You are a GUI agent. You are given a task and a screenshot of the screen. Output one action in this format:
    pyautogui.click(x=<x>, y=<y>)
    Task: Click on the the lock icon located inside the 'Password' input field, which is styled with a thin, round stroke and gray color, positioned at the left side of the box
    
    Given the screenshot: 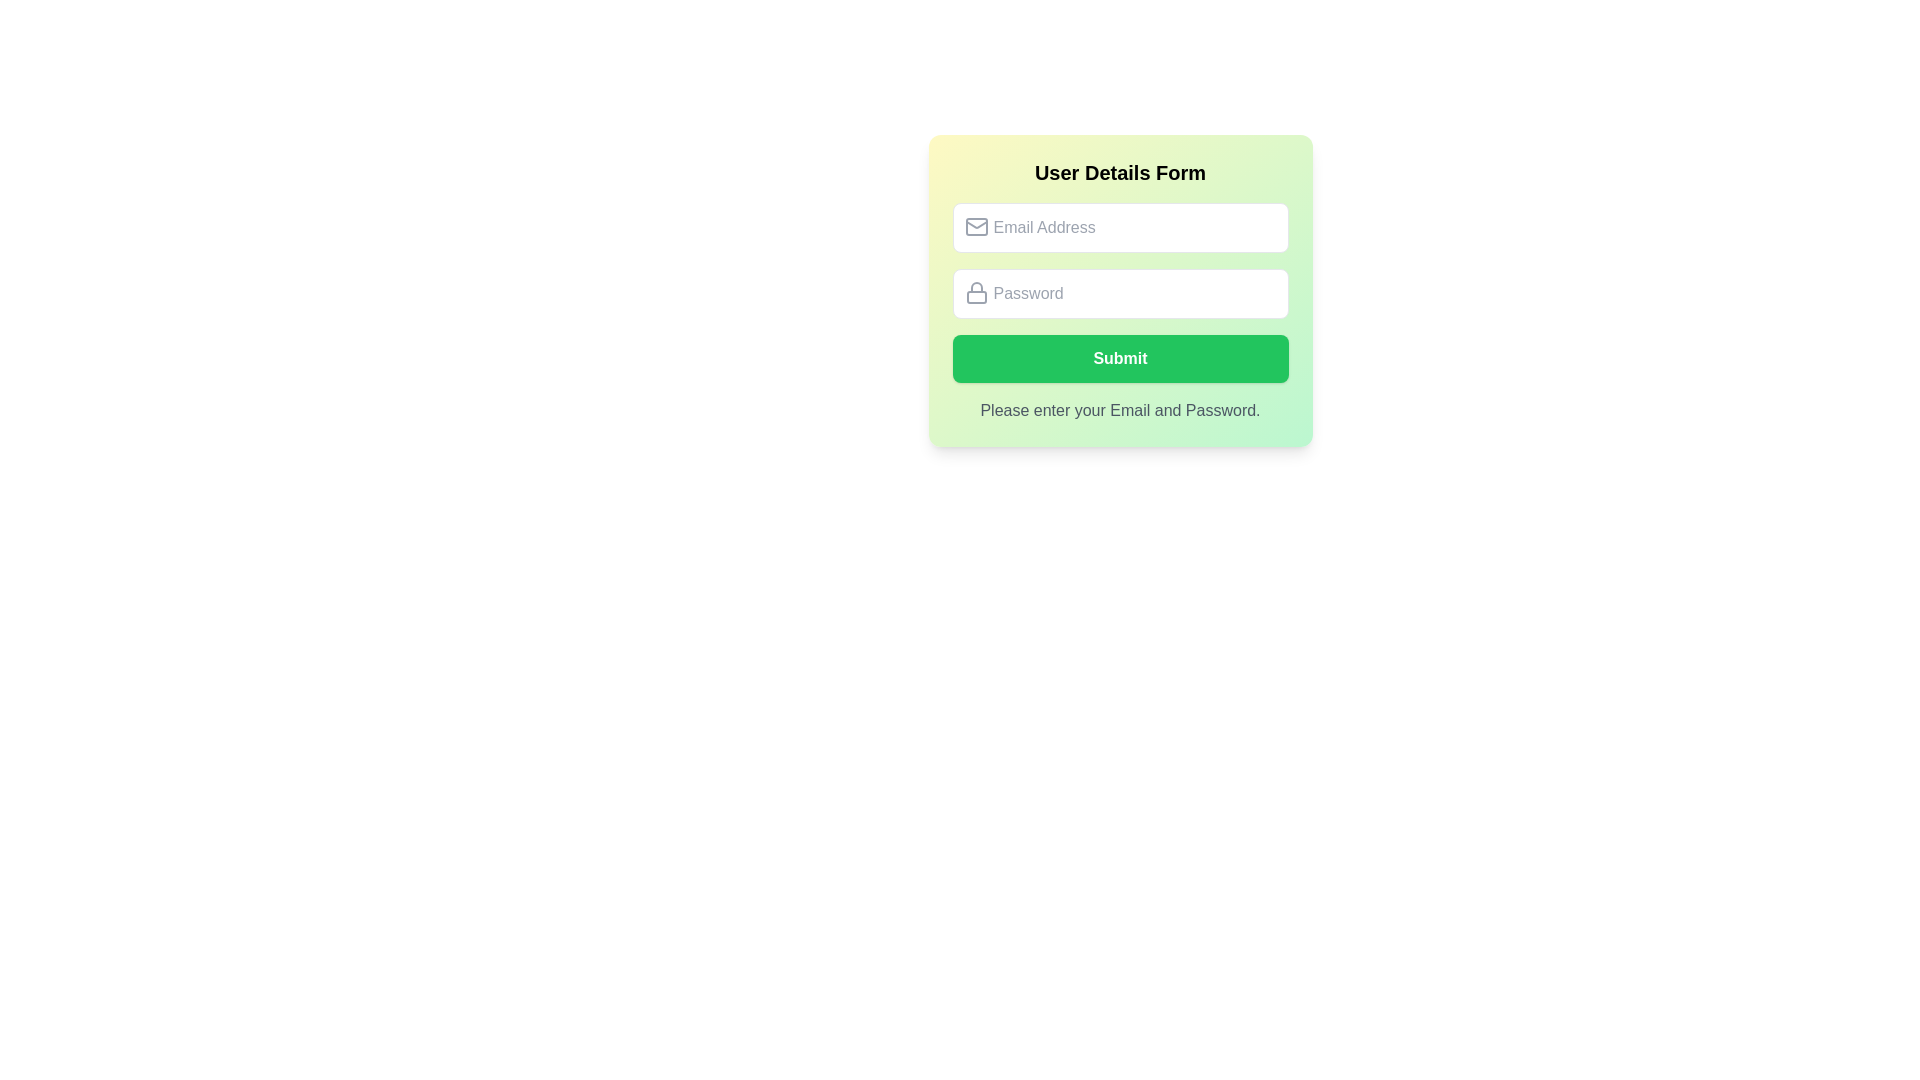 What is the action you would take?
    pyautogui.click(x=976, y=293)
    